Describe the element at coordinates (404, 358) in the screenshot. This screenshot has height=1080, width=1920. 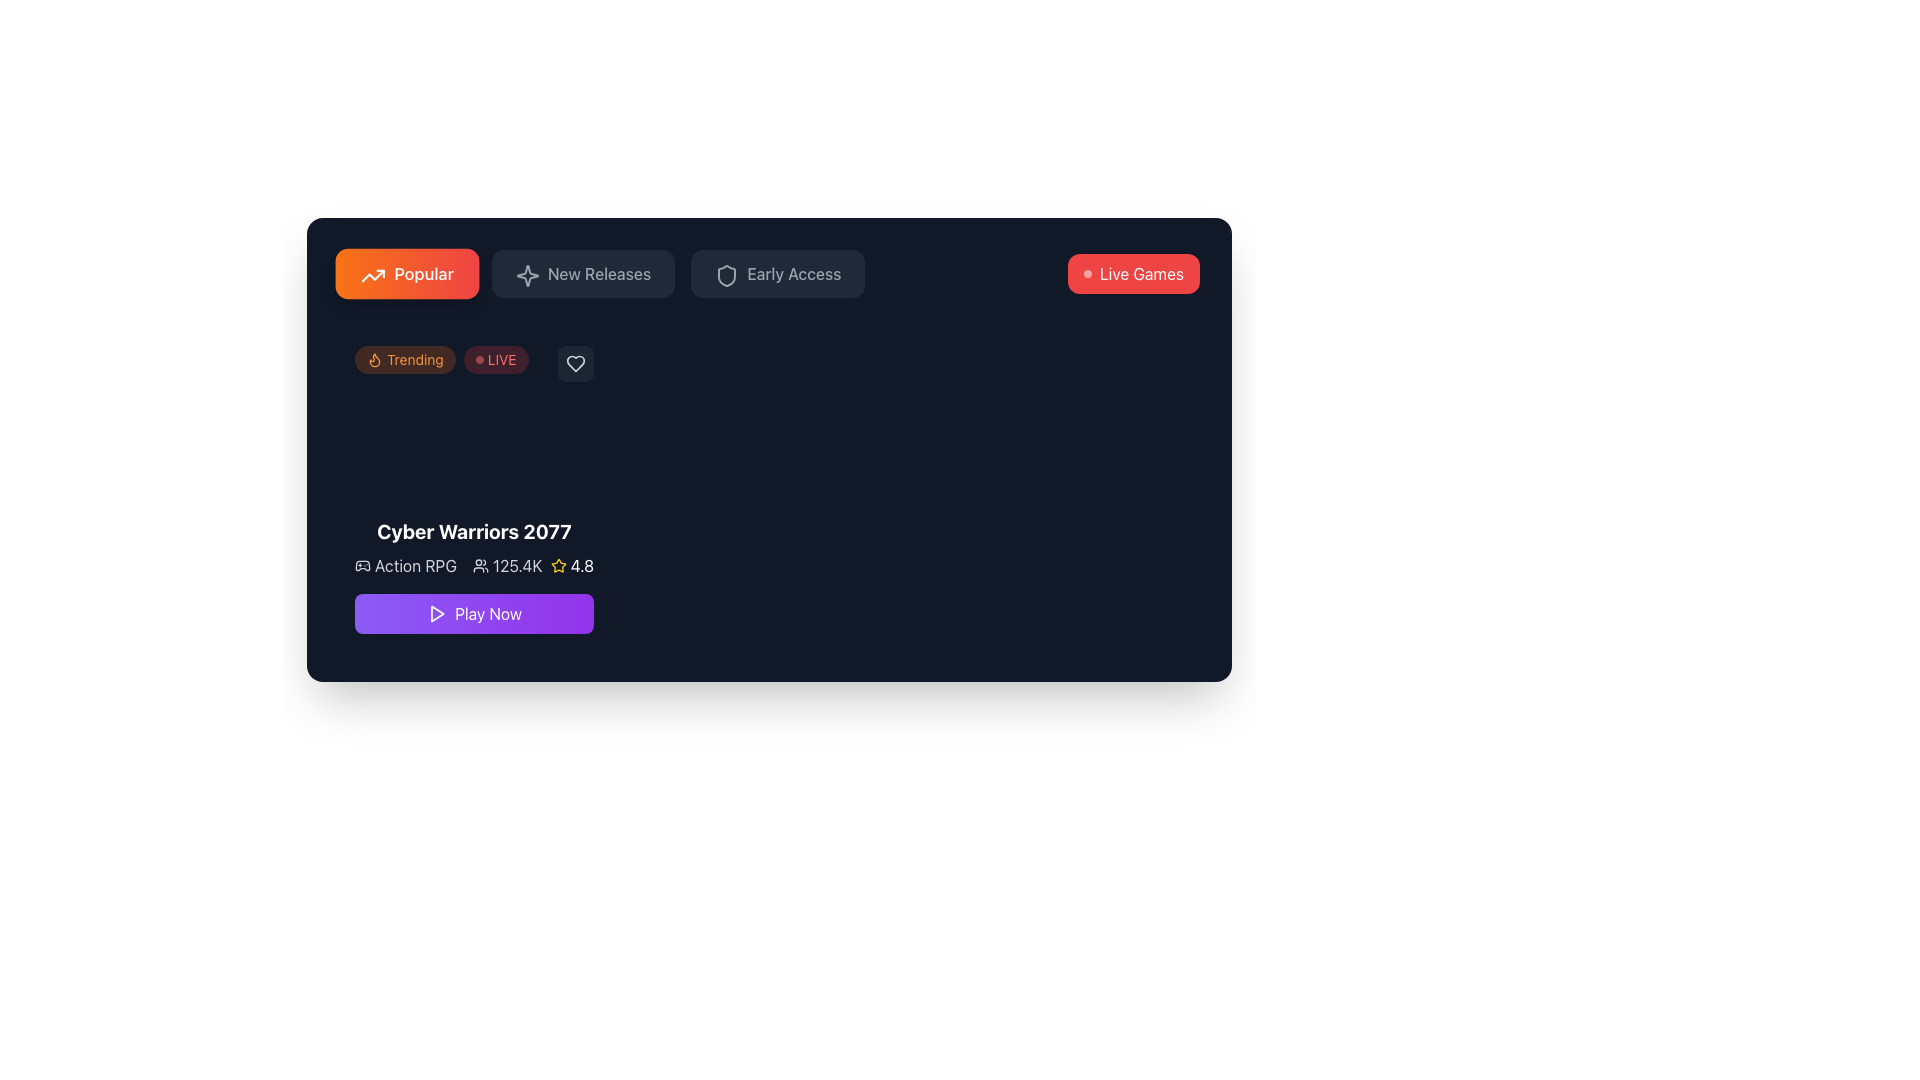
I see `the 'Trending' badge, which is a small rectangular label with a flame icon, styled in an orange theme and located at the top-center segment of the card` at that location.